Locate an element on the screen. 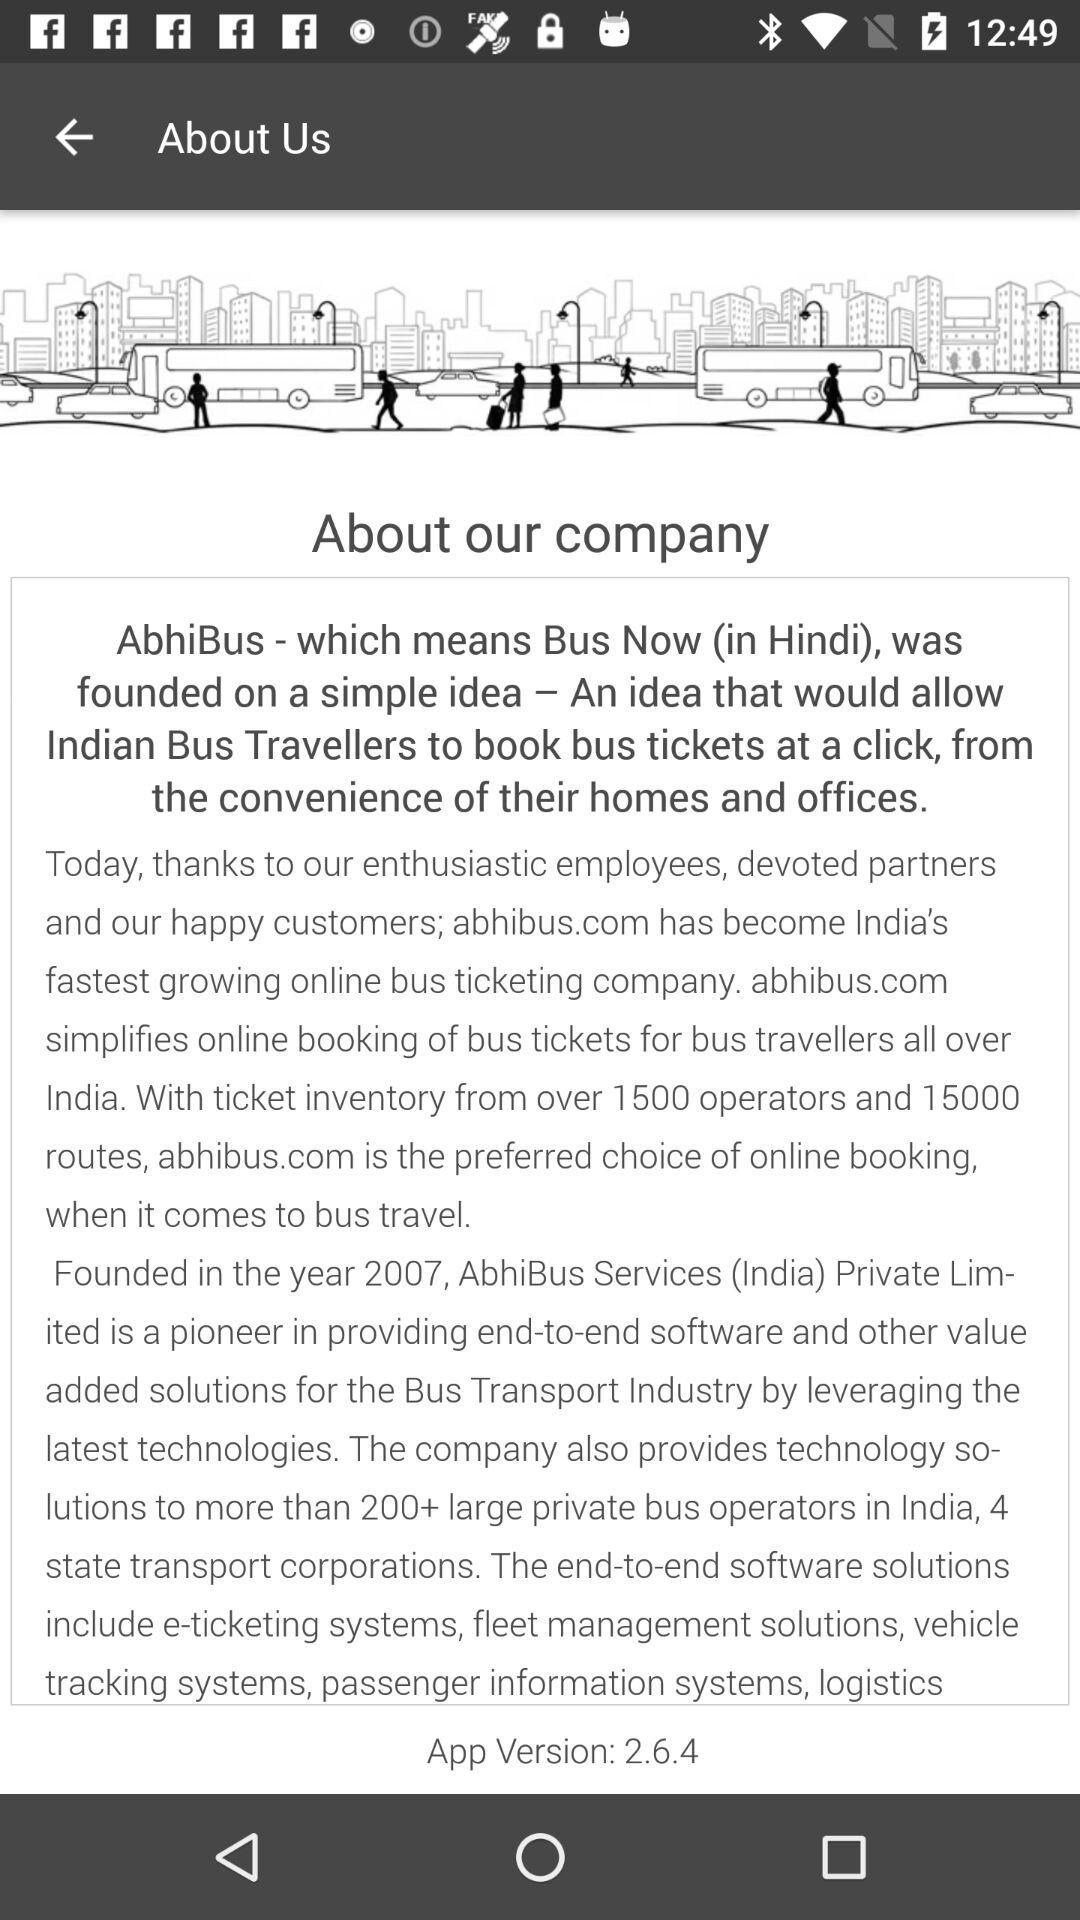 This screenshot has width=1080, height=1920. the icon above the app version 2 item is located at coordinates (540, 1271).